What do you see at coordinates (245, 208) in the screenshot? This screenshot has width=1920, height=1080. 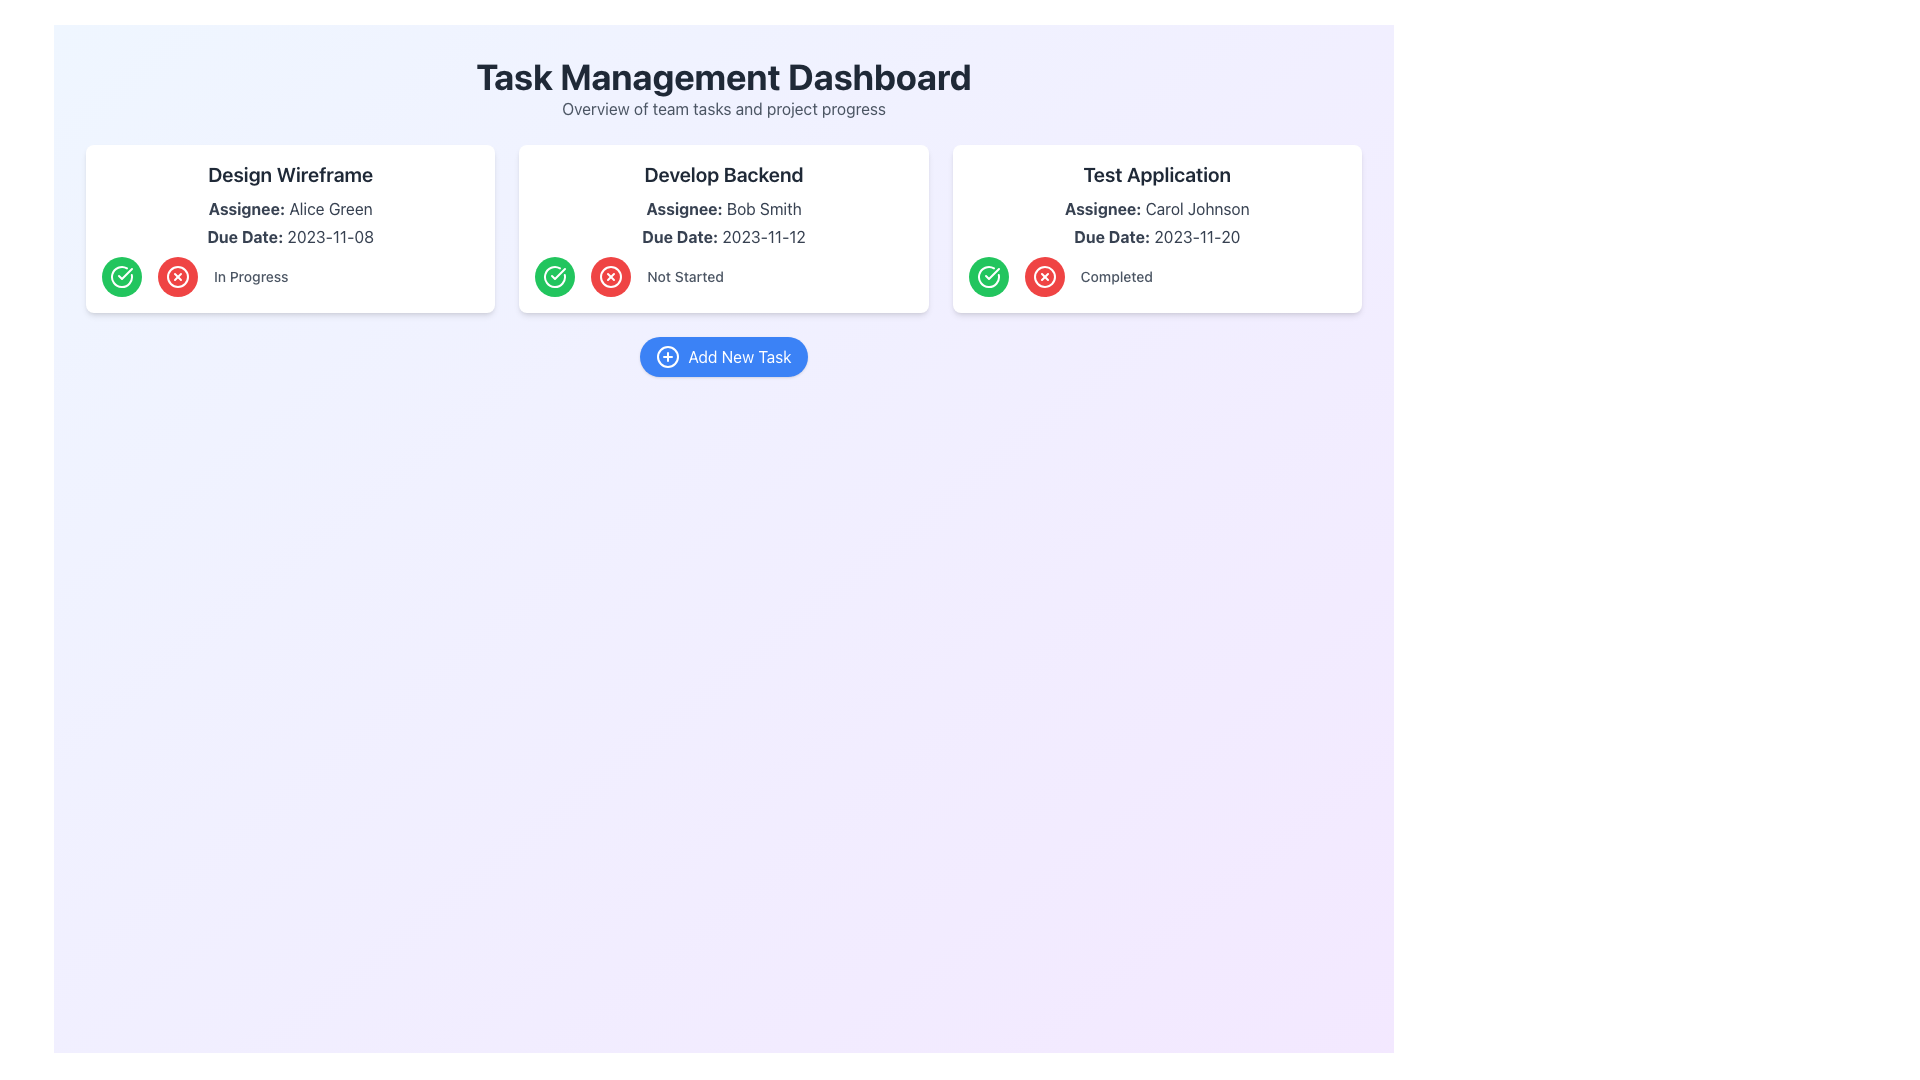 I see `the 'Assignee:' label in bold text located in the 'Design Wireframe' section of the leftmost task card, positioned above 'Alice Green'` at bounding box center [245, 208].